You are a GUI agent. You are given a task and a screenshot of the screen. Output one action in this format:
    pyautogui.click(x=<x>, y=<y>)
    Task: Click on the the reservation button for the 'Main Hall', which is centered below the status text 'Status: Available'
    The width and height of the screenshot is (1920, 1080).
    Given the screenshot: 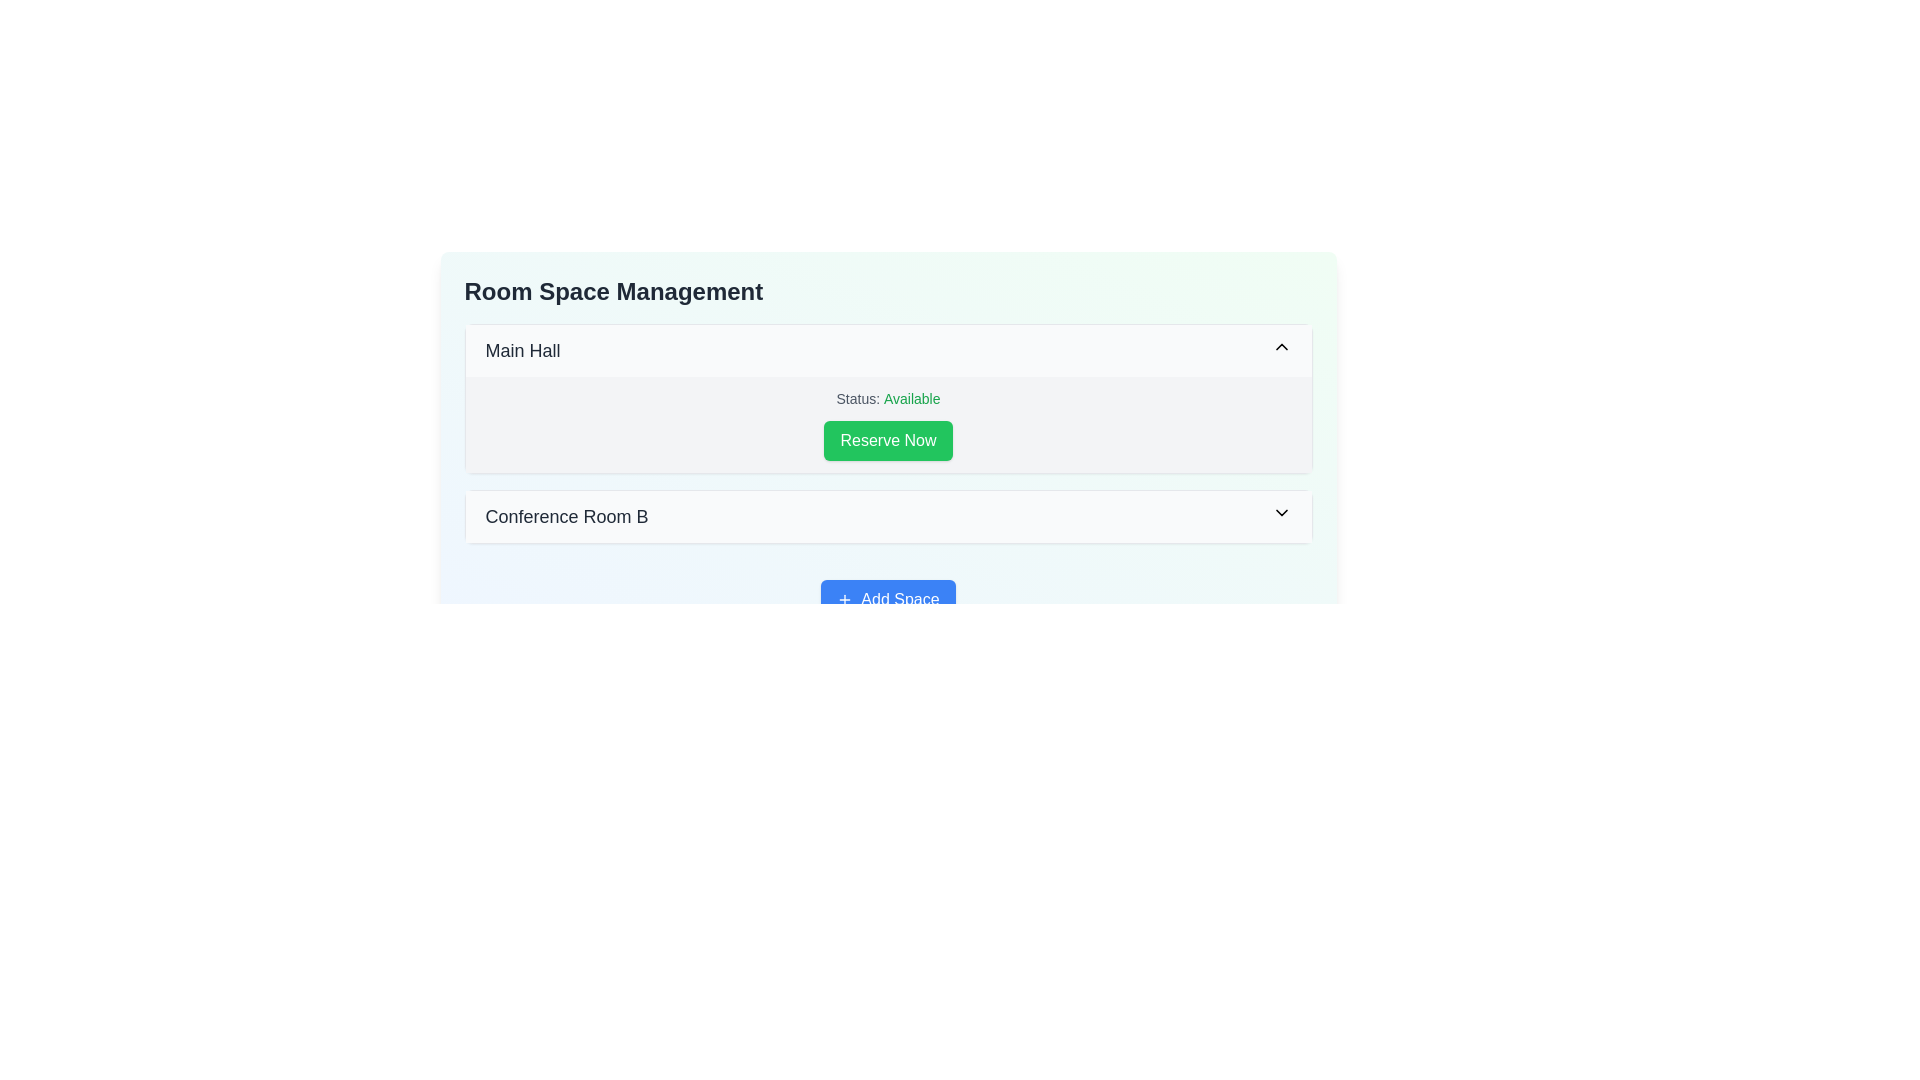 What is the action you would take?
    pyautogui.click(x=887, y=446)
    